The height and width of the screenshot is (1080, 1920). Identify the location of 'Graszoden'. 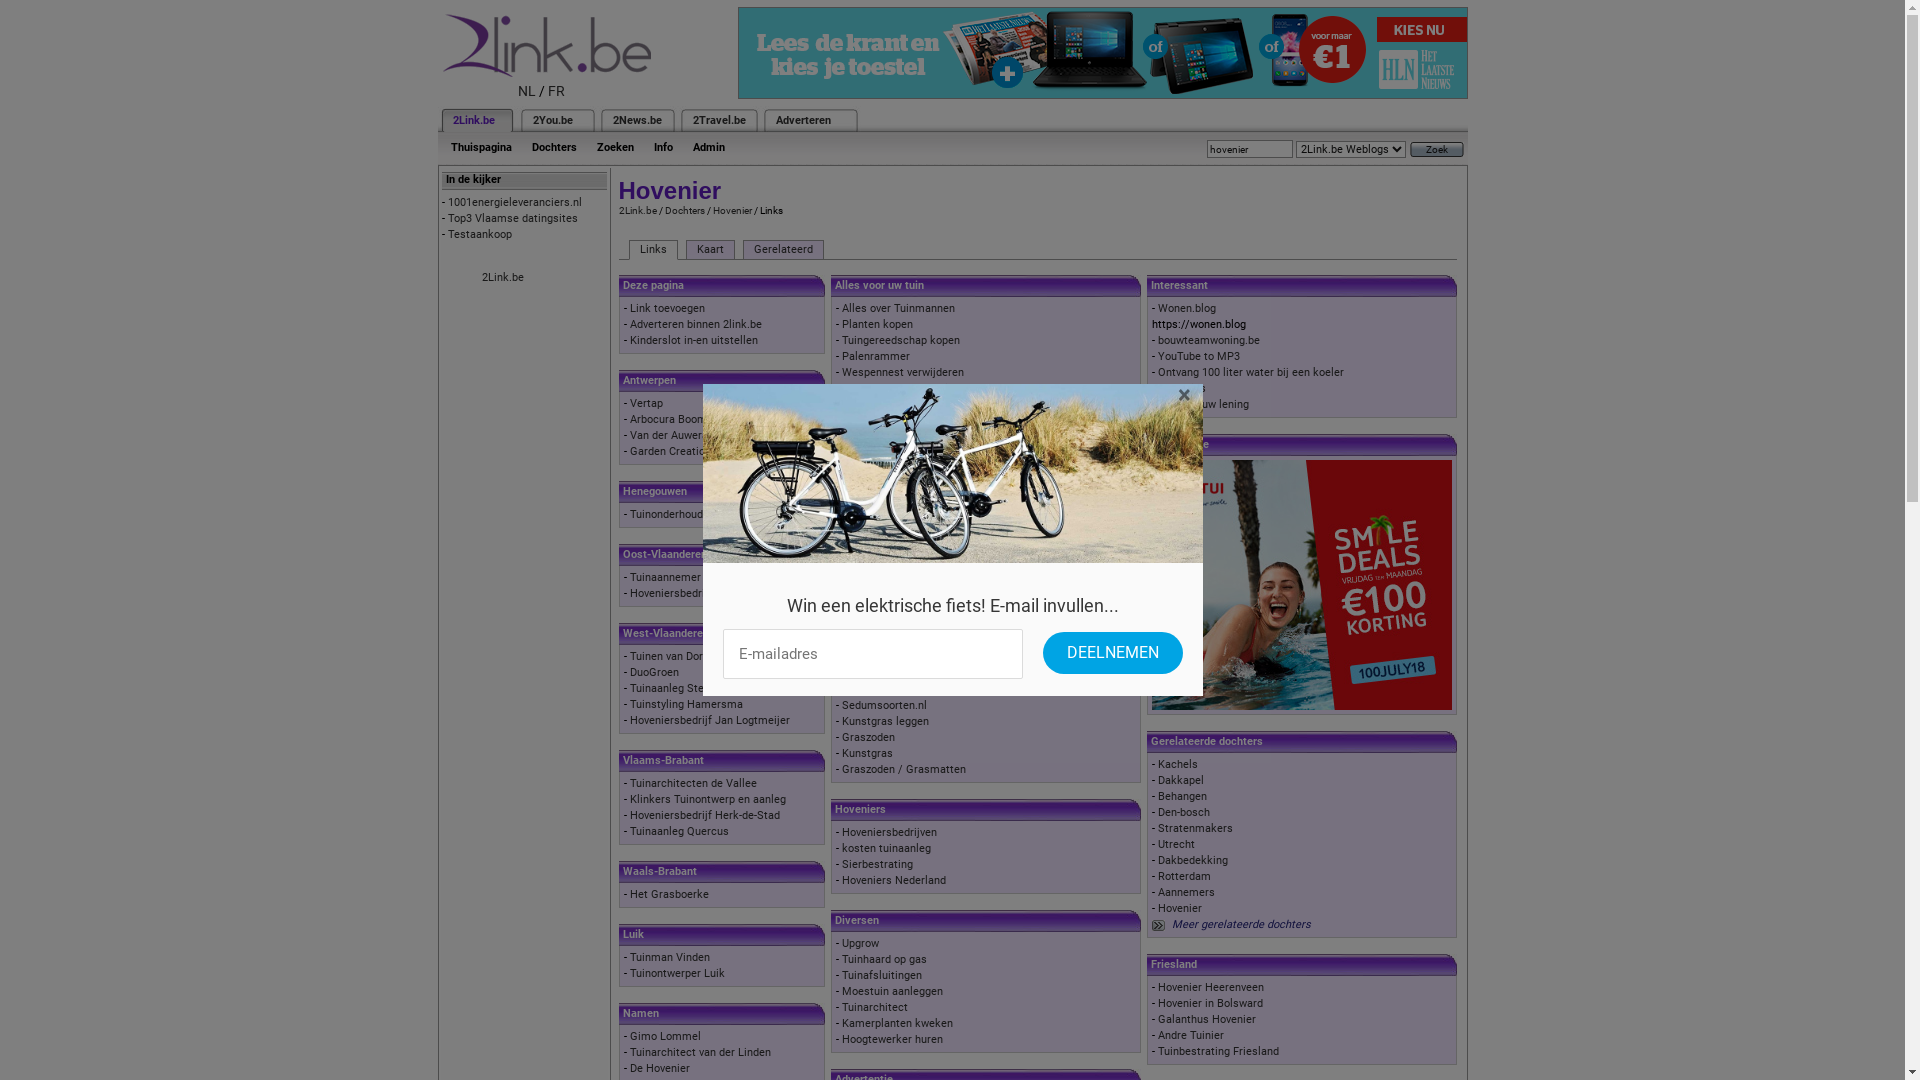
(841, 737).